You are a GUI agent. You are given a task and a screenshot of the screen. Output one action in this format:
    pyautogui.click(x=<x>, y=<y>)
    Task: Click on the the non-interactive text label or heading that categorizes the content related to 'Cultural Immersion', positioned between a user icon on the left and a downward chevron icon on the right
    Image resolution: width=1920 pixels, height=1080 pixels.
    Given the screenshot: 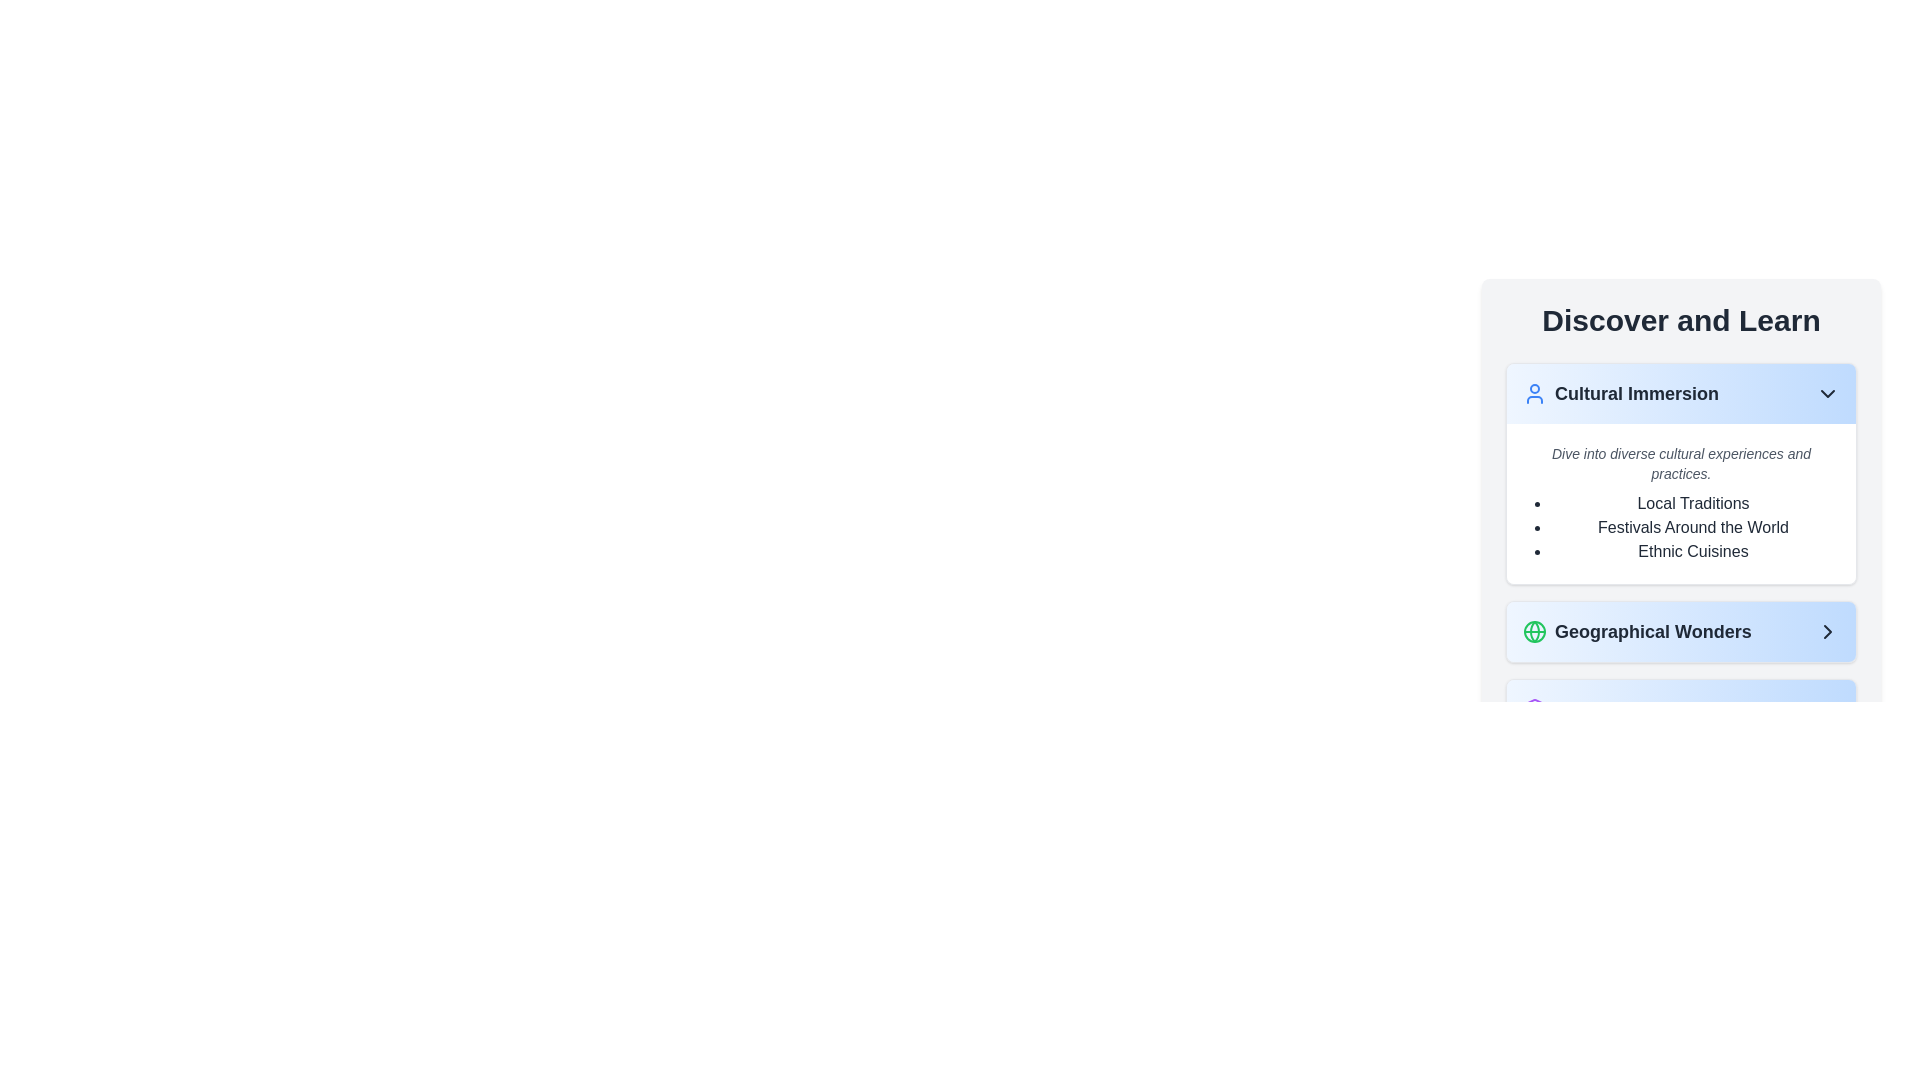 What is the action you would take?
    pyautogui.click(x=1621, y=393)
    